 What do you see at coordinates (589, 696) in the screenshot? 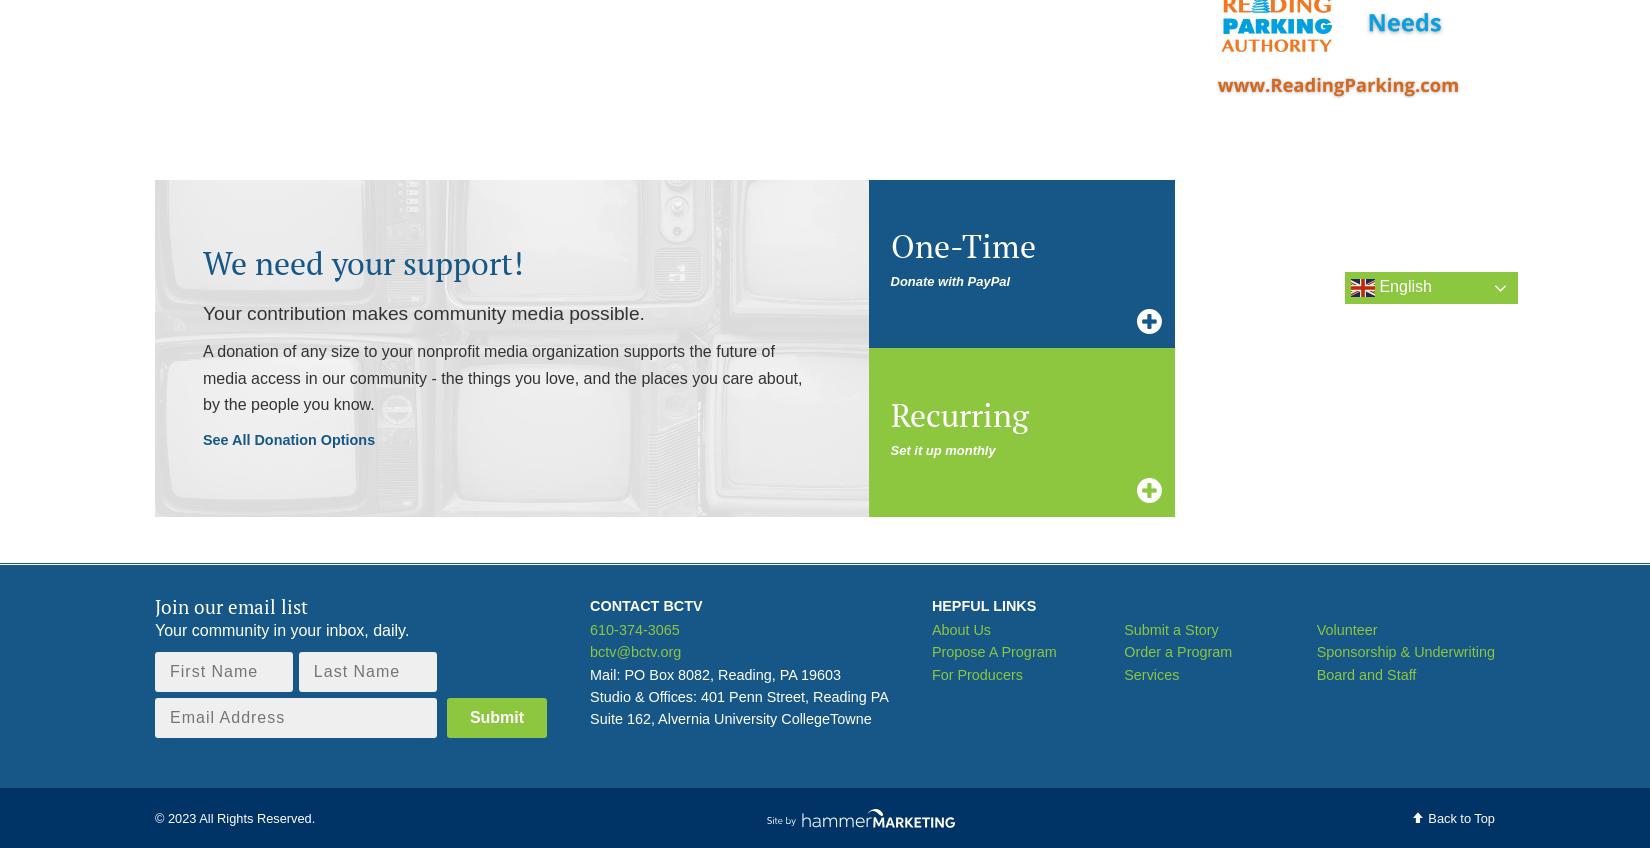
I see `'Studio & Offices: 401 Penn Street, Reading PA'` at bounding box center [589, 696].